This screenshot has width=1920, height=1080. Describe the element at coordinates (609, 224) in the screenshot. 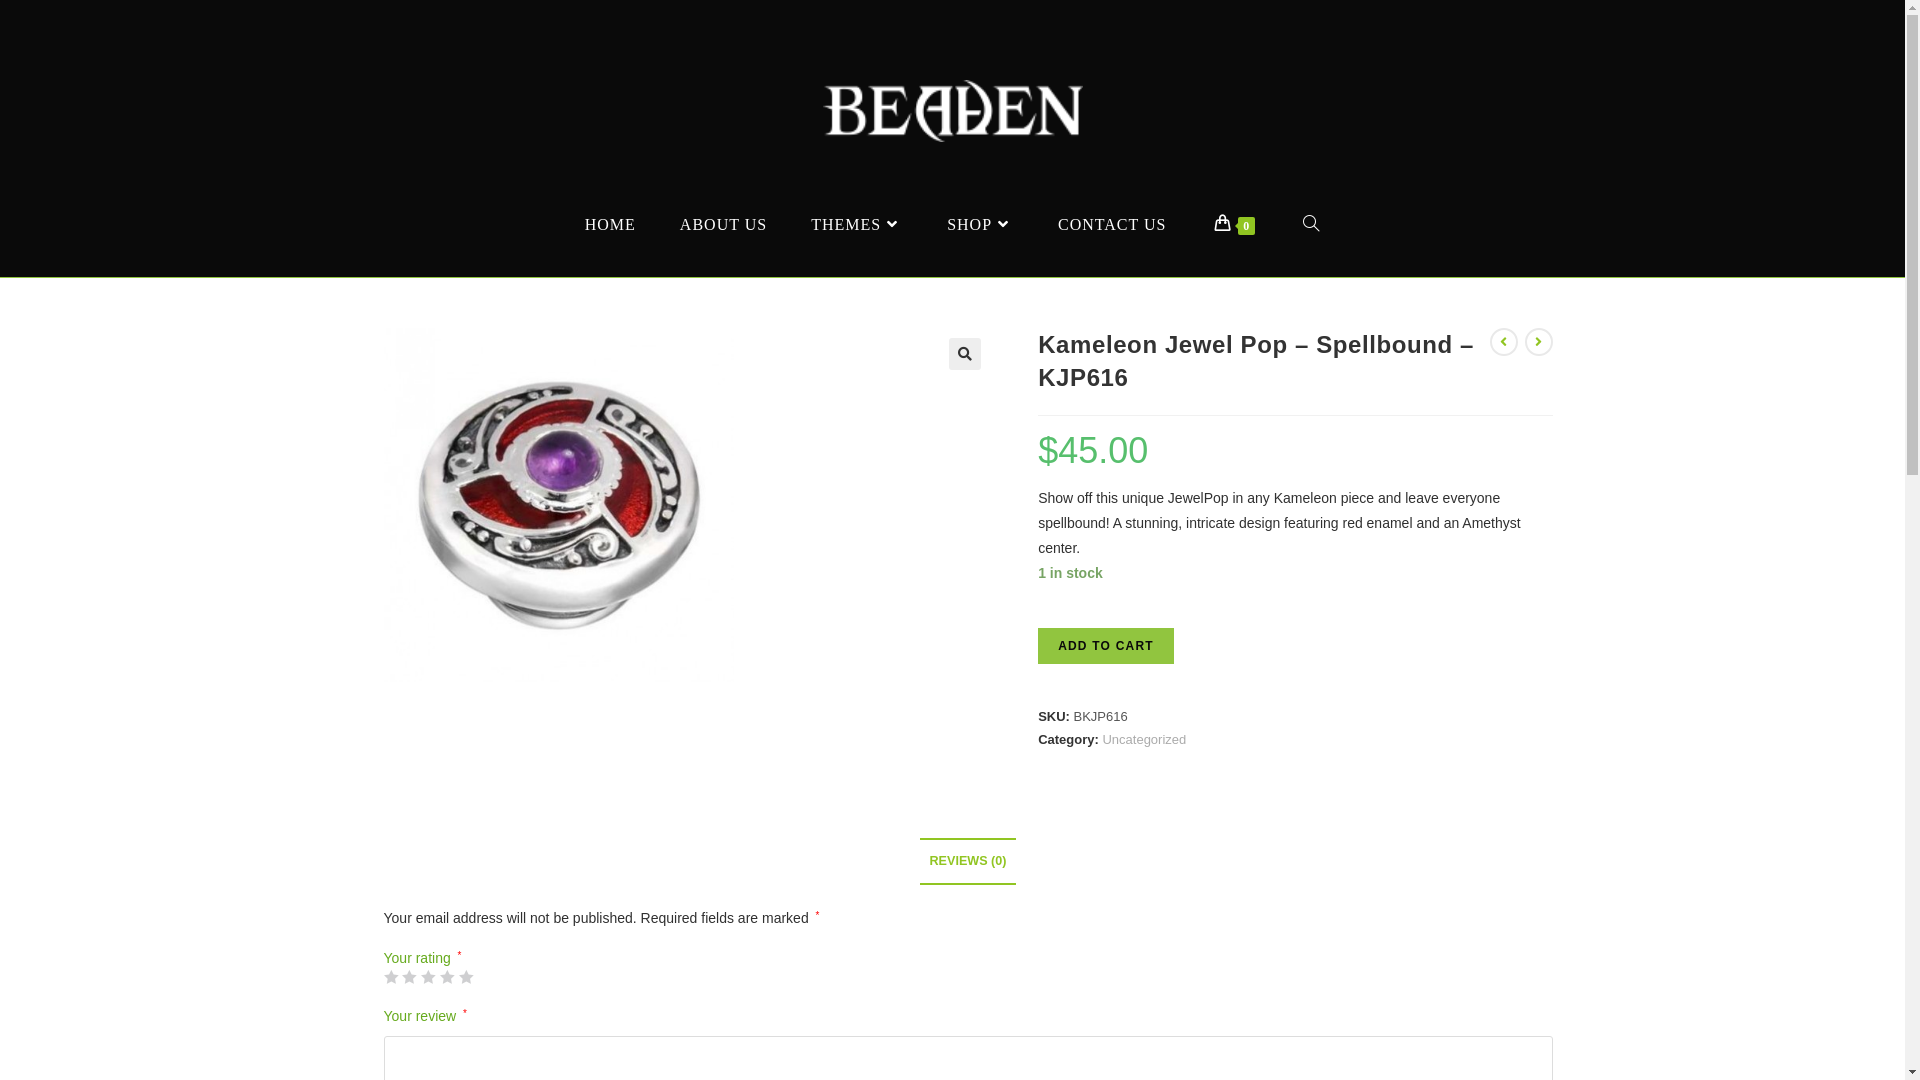

I see `'HOME'` at that location.